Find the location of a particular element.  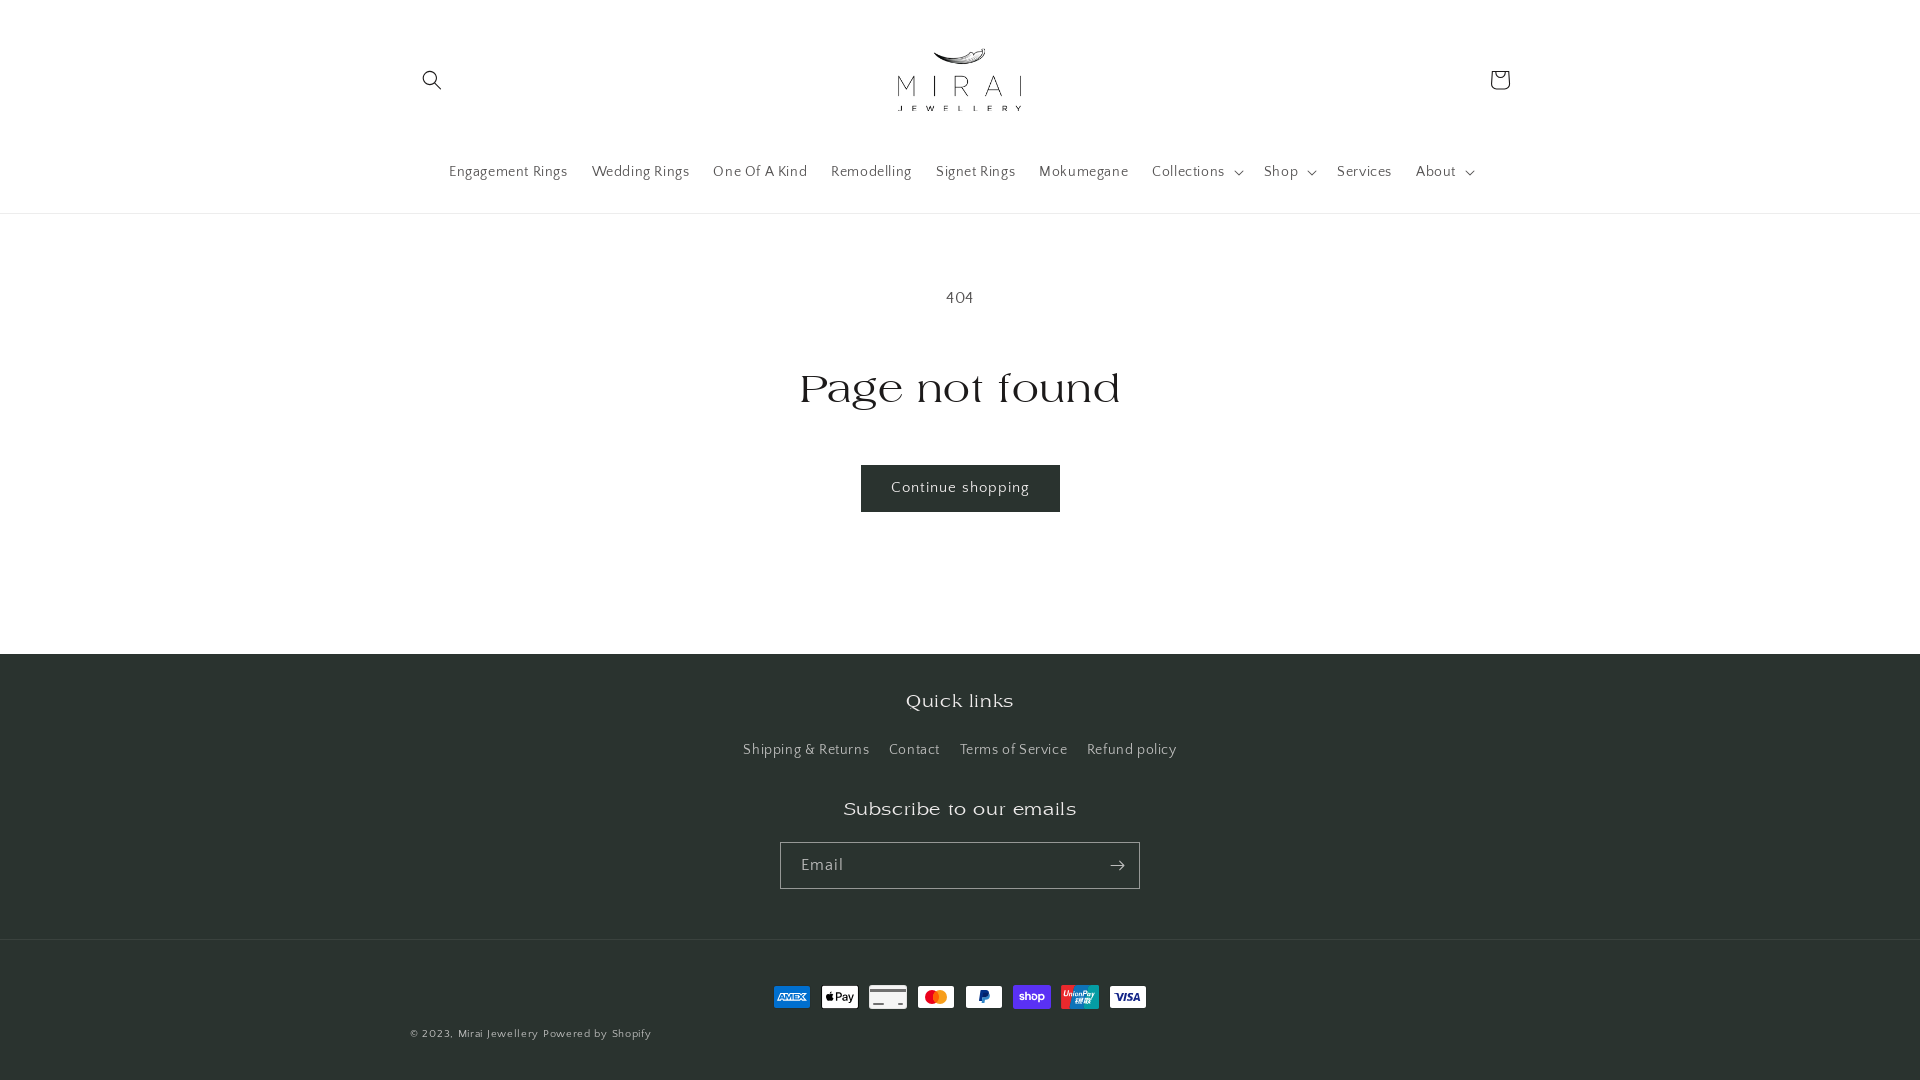

'Powered by Shopify' is located at coordinates (596, 1033).